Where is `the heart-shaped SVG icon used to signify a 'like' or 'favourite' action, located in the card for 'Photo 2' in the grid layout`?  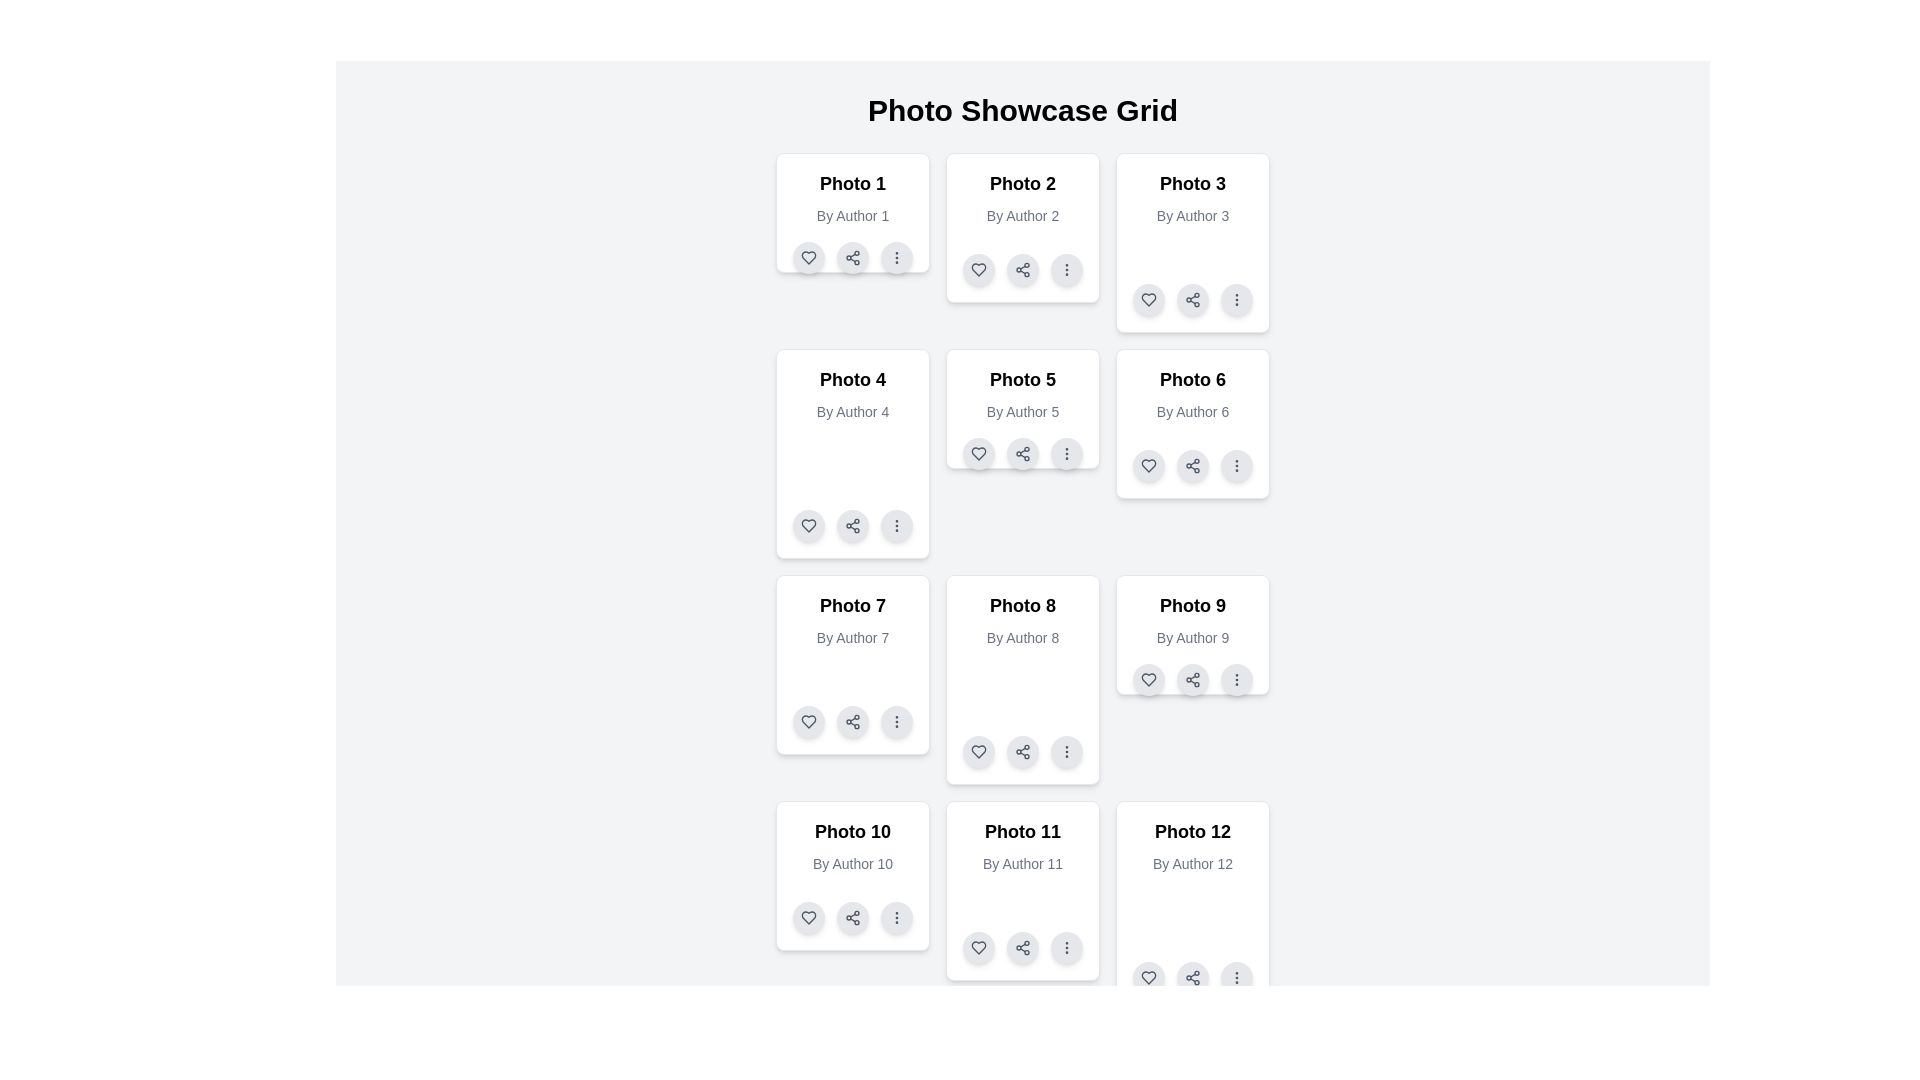
the heart-shaped SVG icon used to signify a 'like' or 'favourite' action, located in the card for 'Photo 2' in the grid layout is located at coordinates (979, 270).